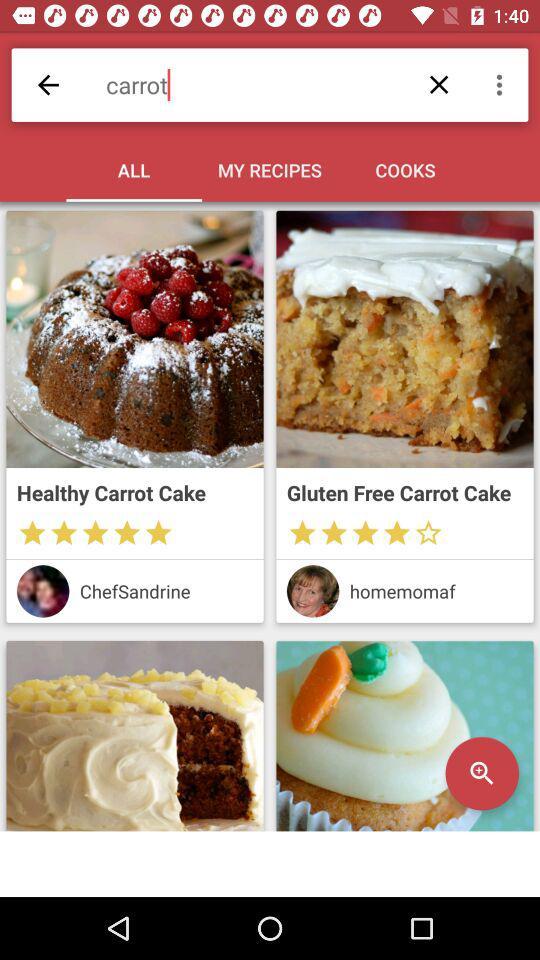 The height and width of the screenshot is (960, 540). What do you see at coordinates (48, 85) in the screenshot?
I see `go back` at bounding box center [48, 85].